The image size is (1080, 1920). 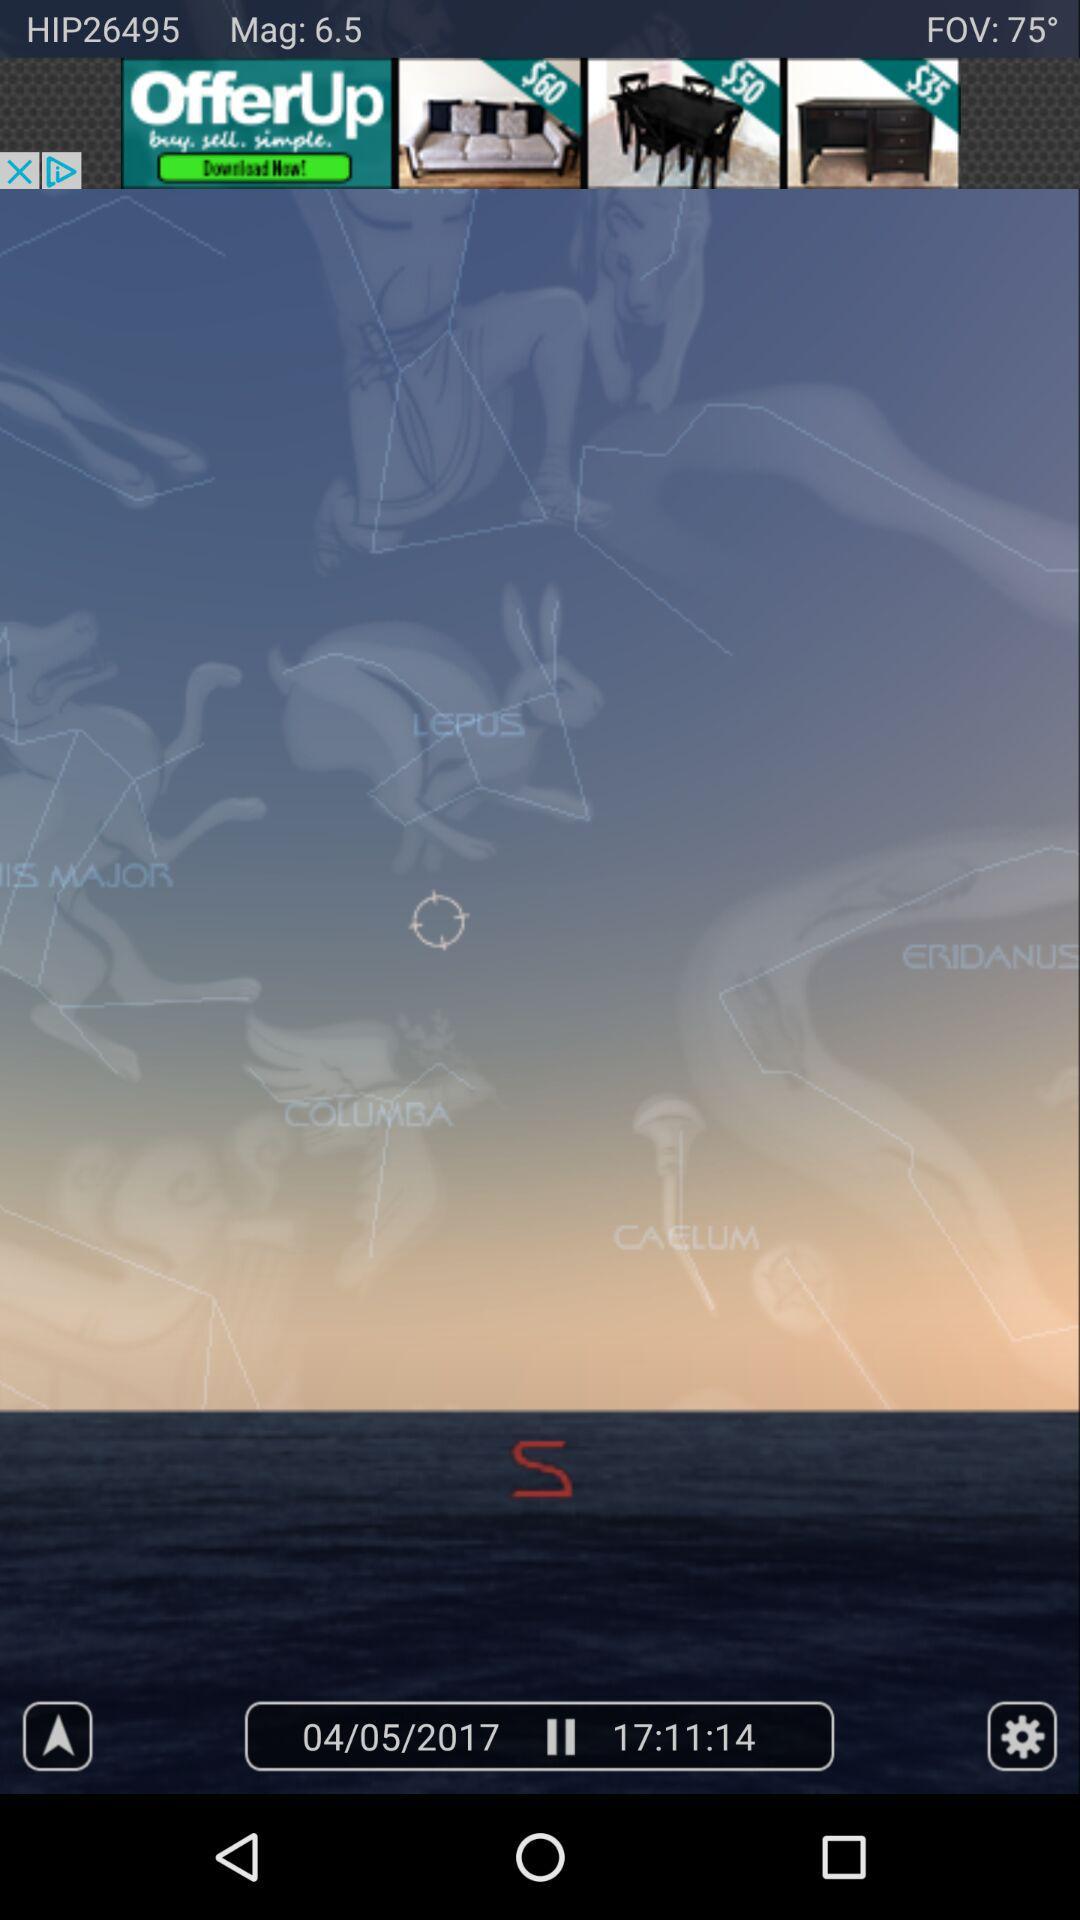 I want to click on settings, so click(x=1022, y=1735).